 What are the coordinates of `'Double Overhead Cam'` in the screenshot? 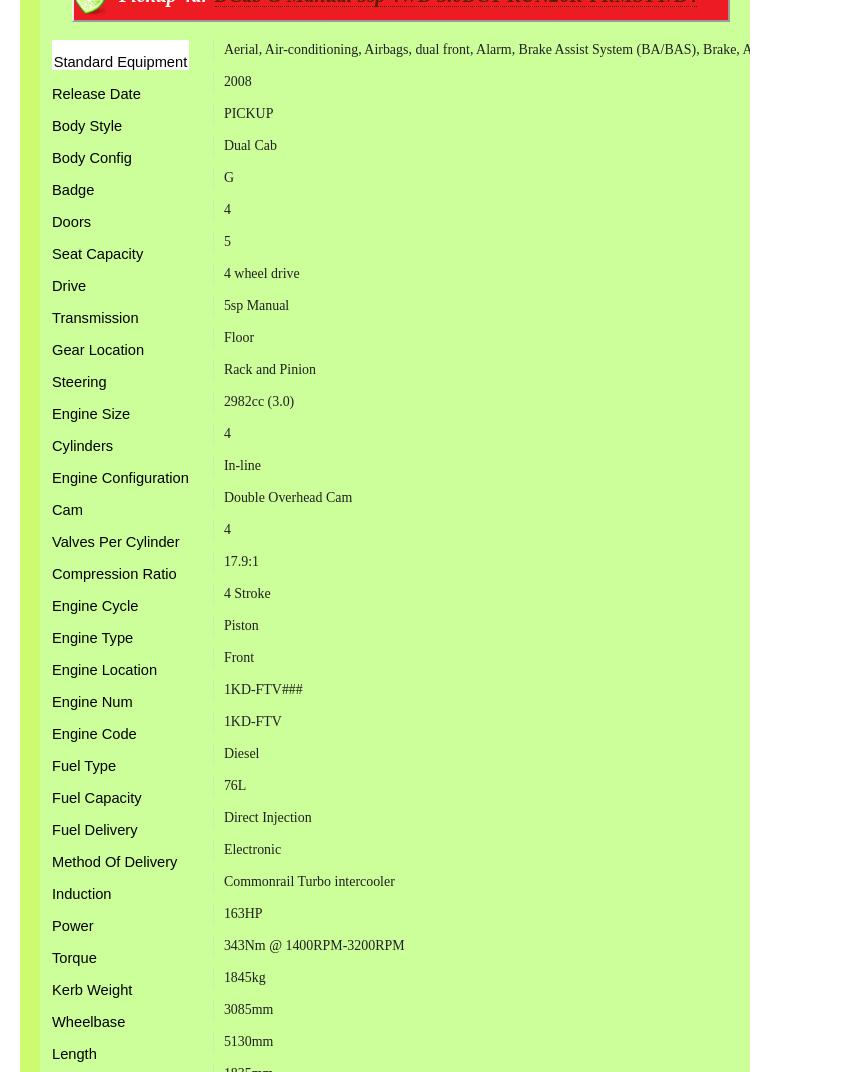 It's located at (221, 497).